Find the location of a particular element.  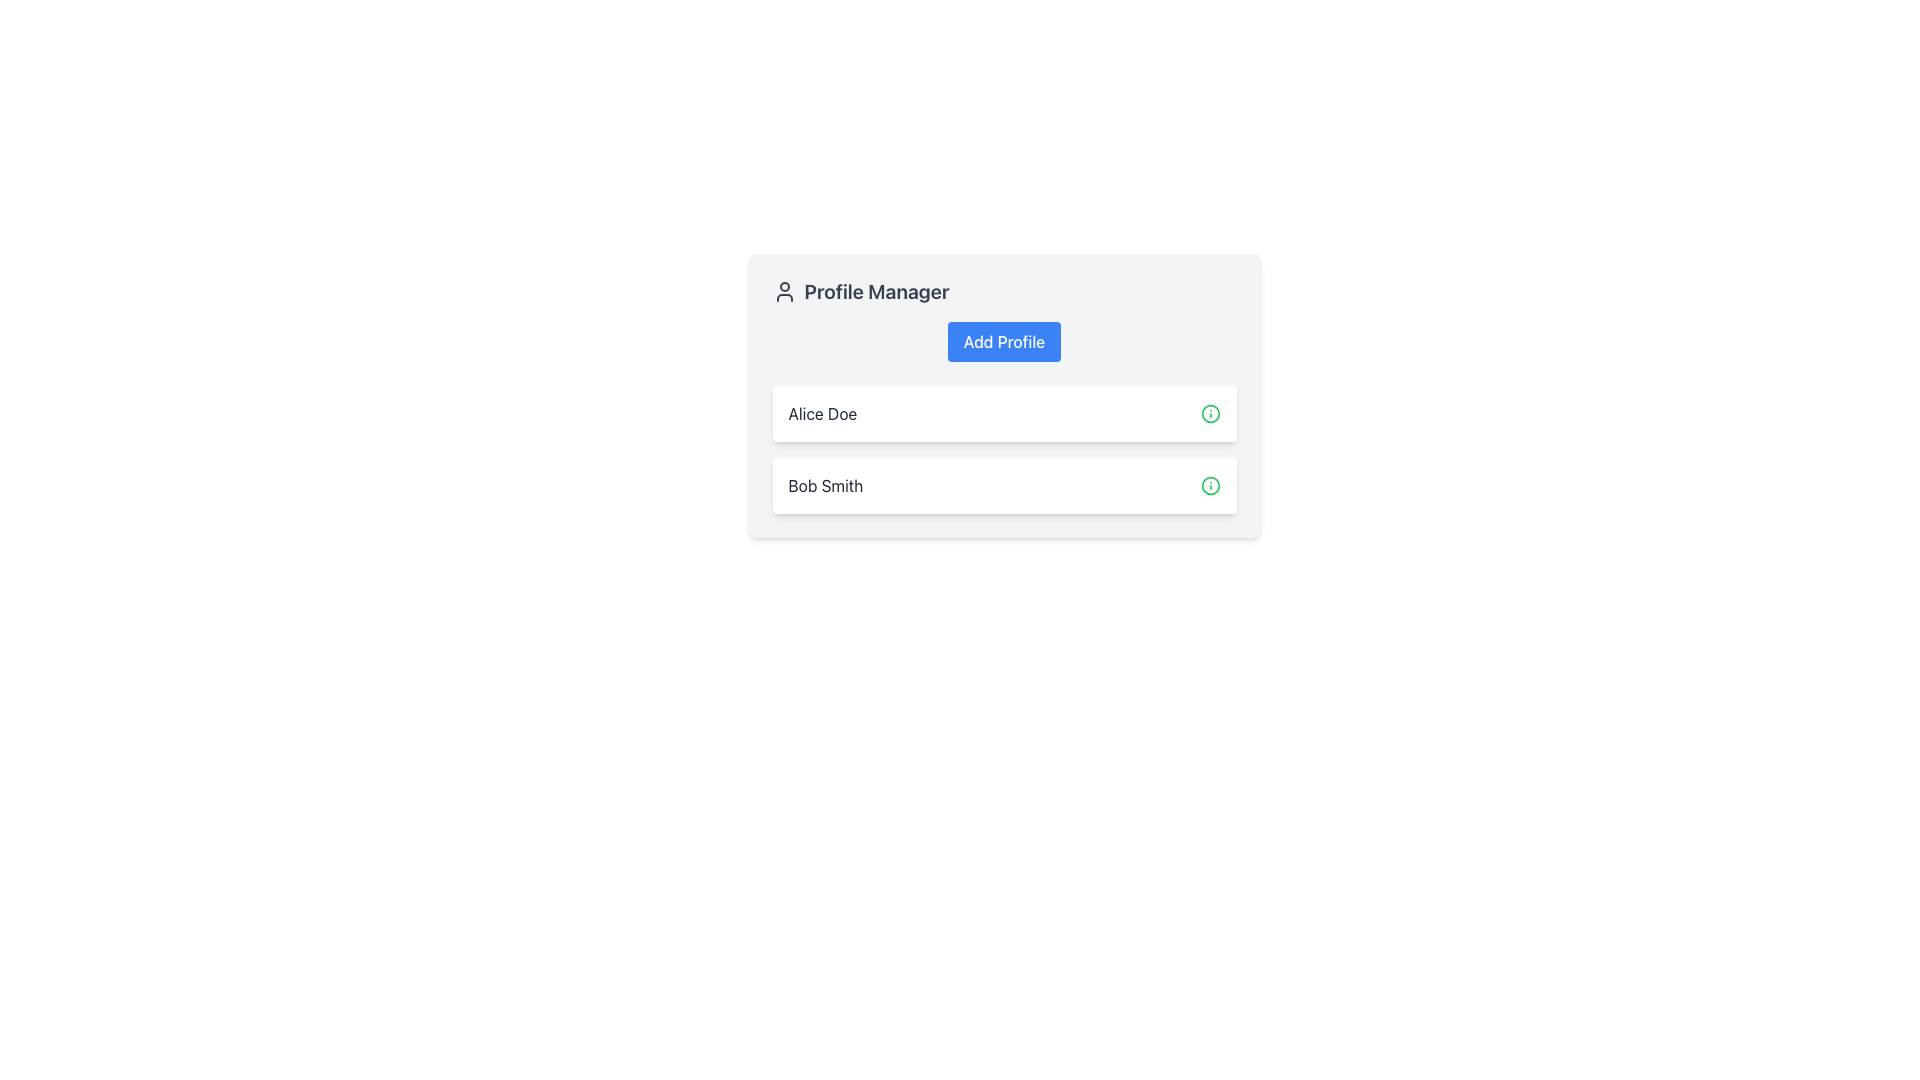

the green circular icon adjacent to the 'Alice Doe' profile is located at coordinates (1209, 412).